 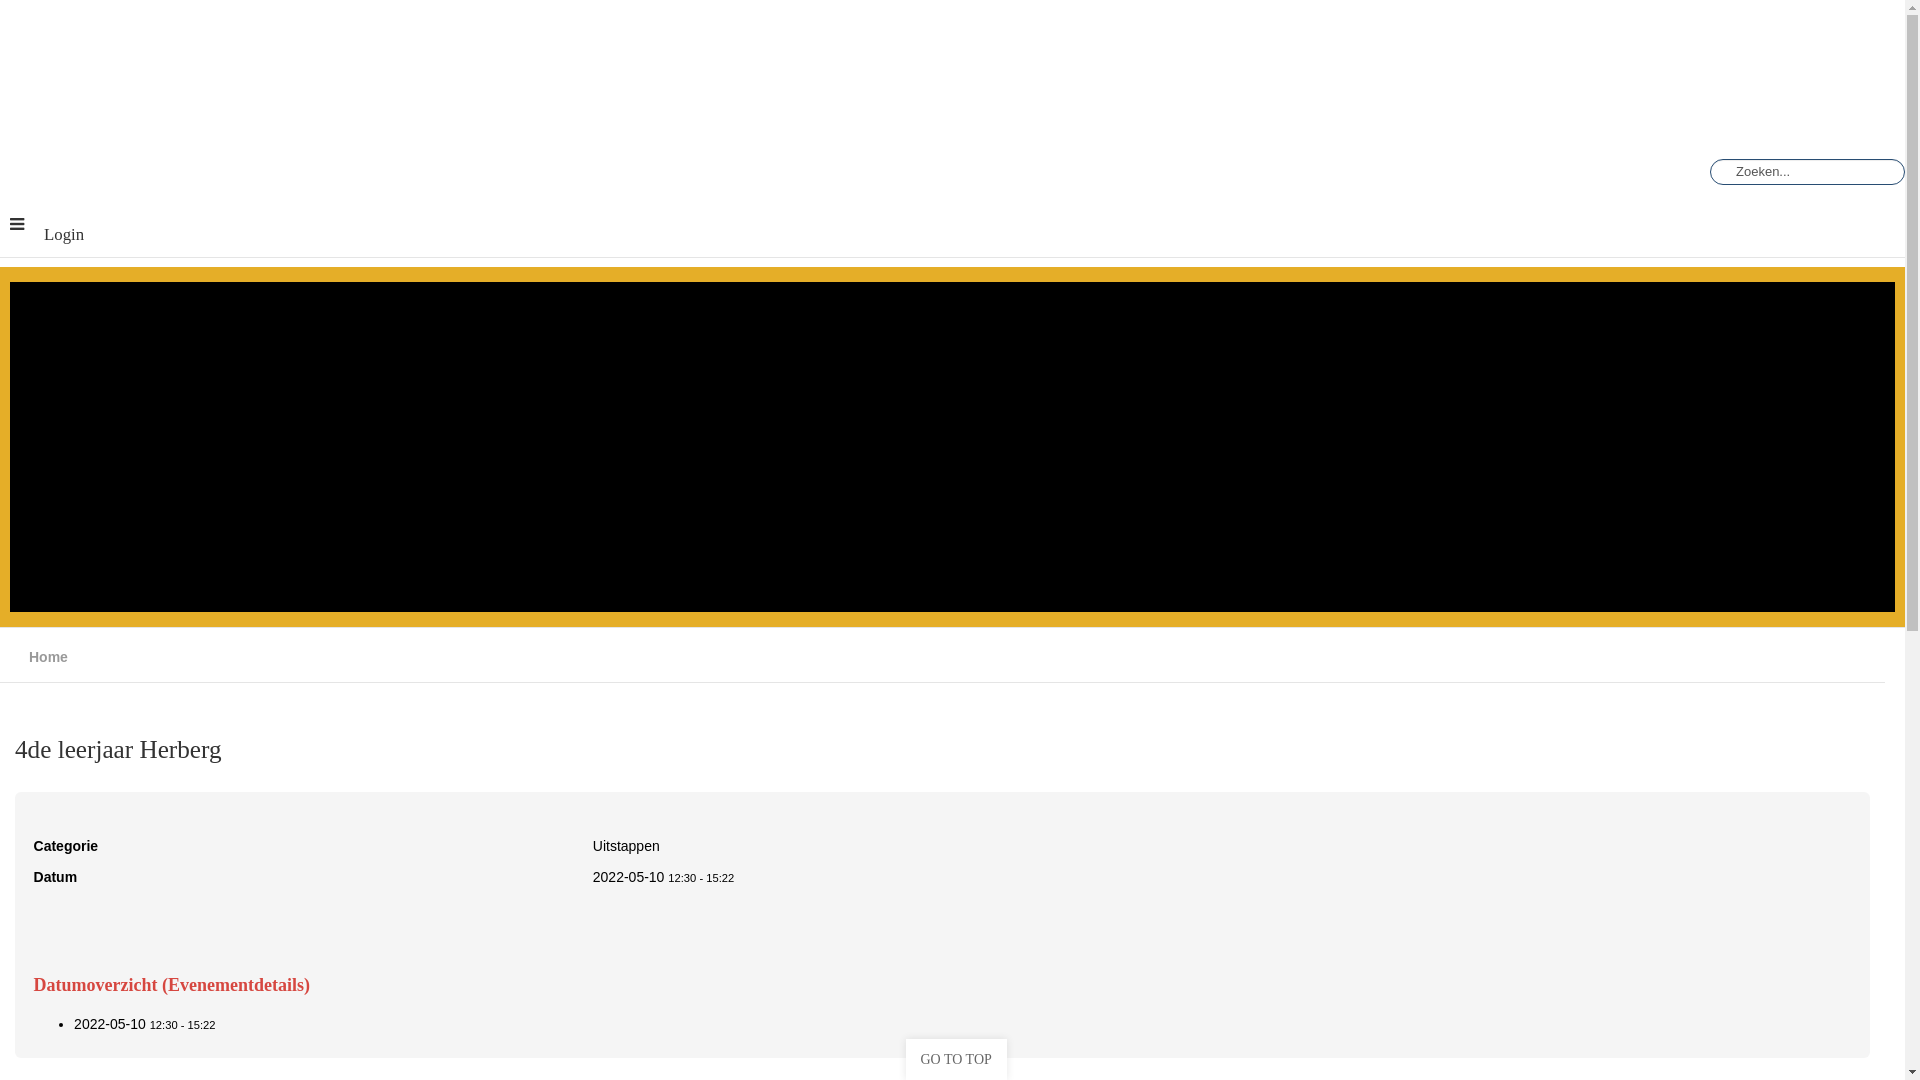 I want to click on 'U bevindt zich hier: ', so click(x=22, y=656).